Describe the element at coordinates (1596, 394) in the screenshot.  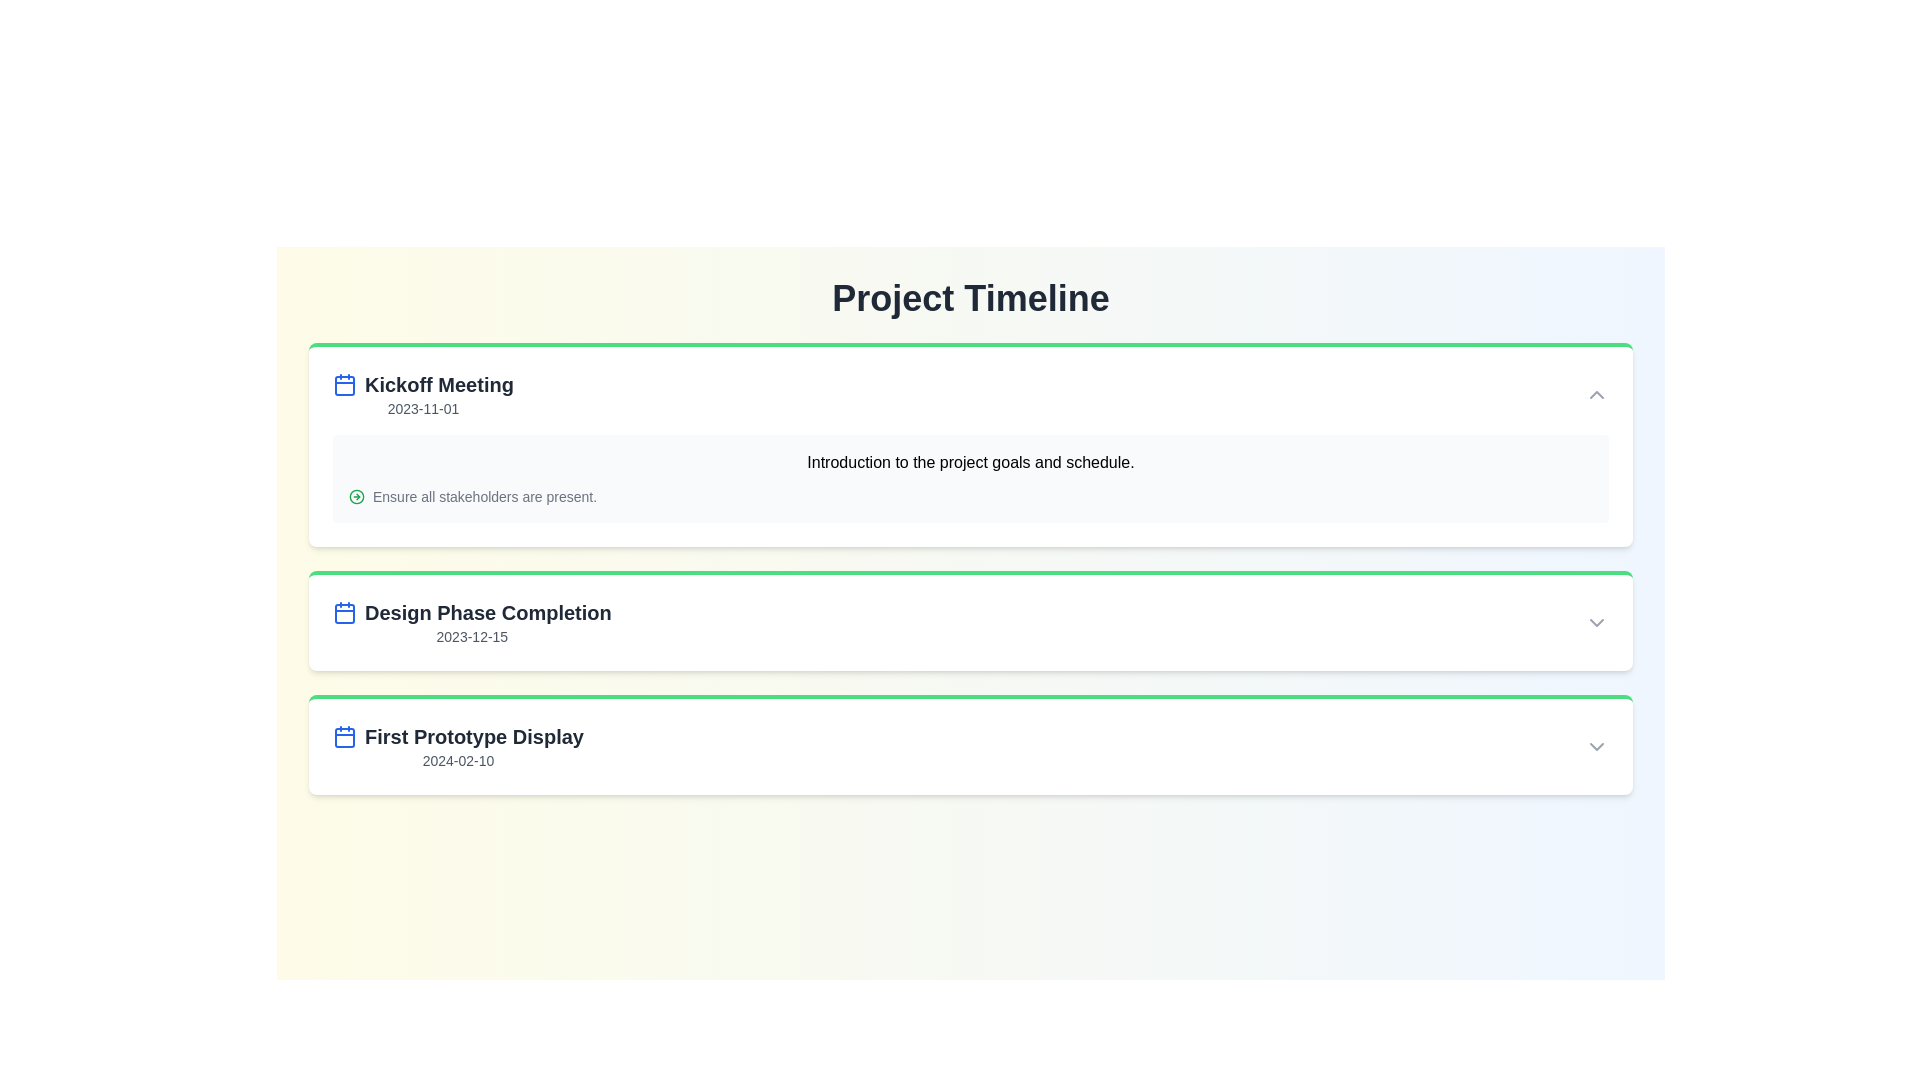
I see `the small upward-facing chevron icon button located on the rightmost part of the 'Kickoff Meeting' entry` at that location.